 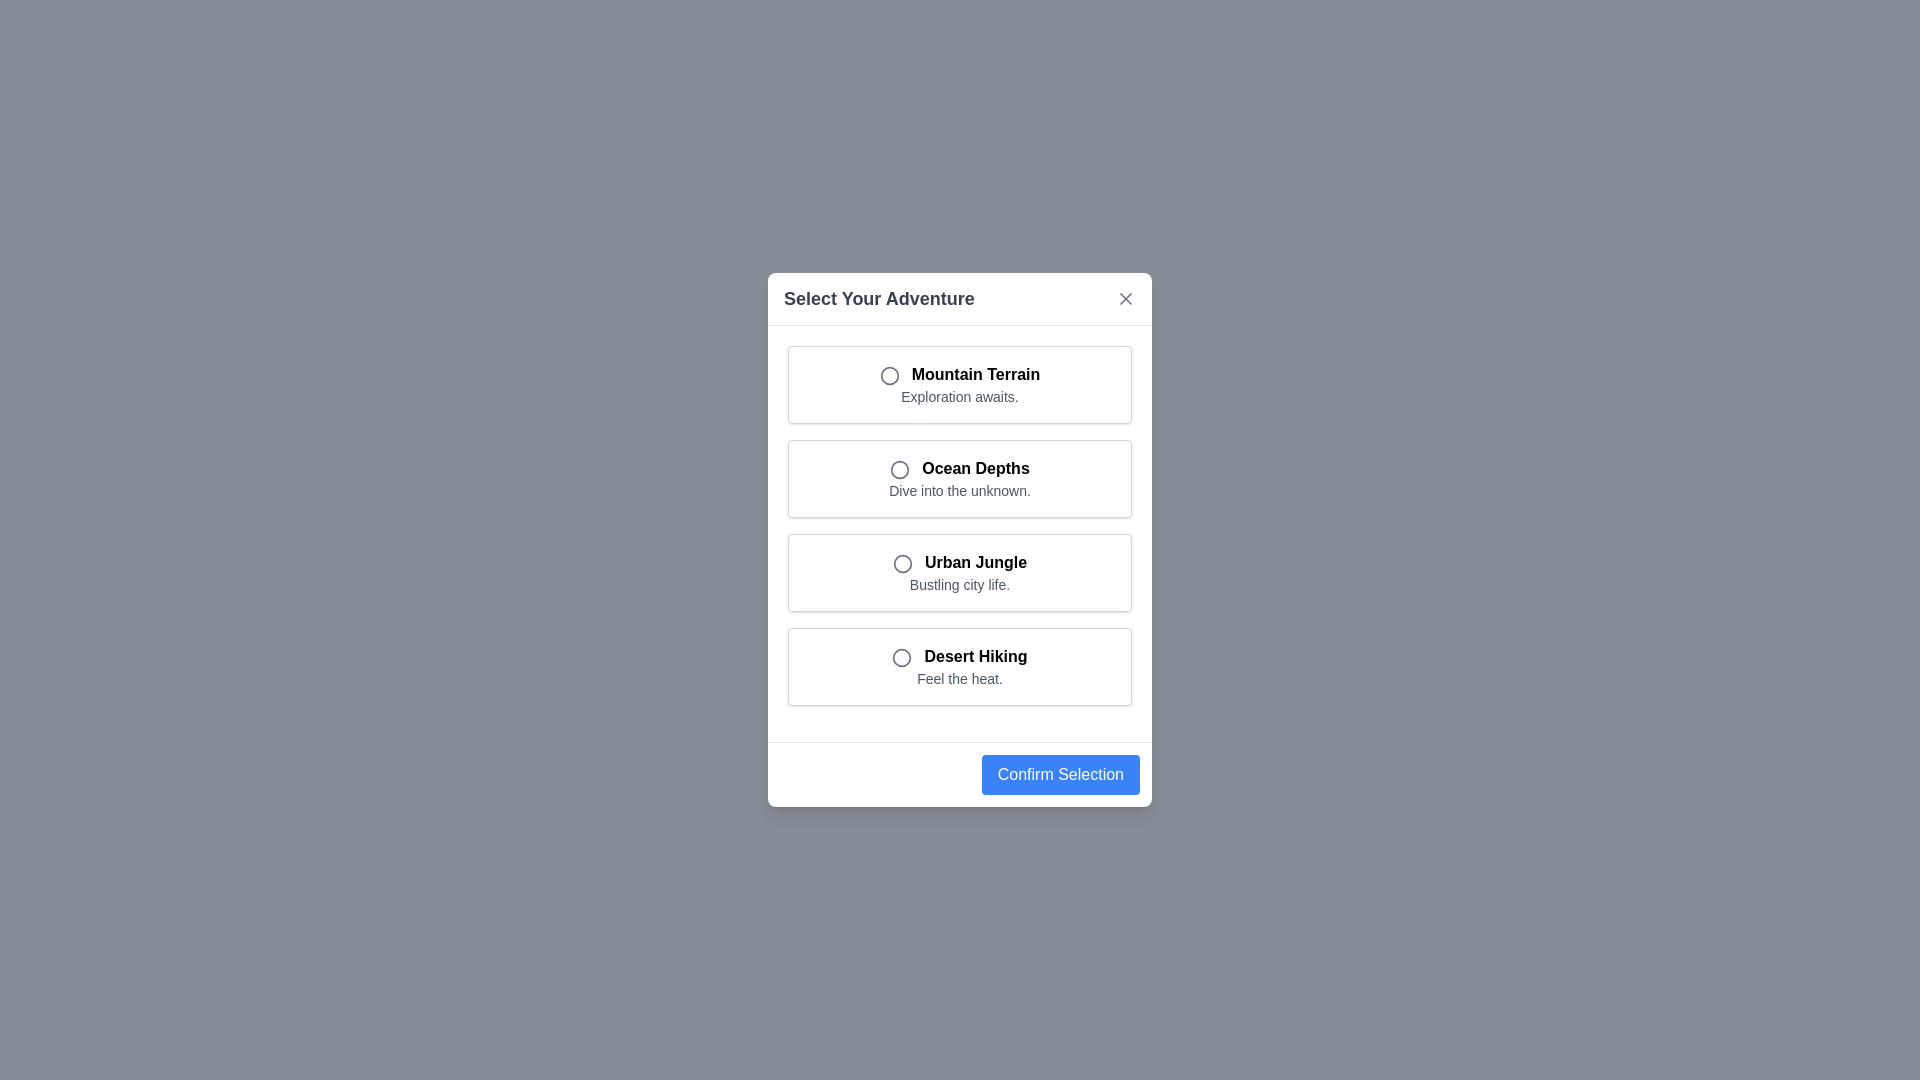 What do you see at coordinates (1059, 774) in the screenshot?
I see `'Confirm Selection' button to confirm the selected adventure` at bounding box center [1059, 774].